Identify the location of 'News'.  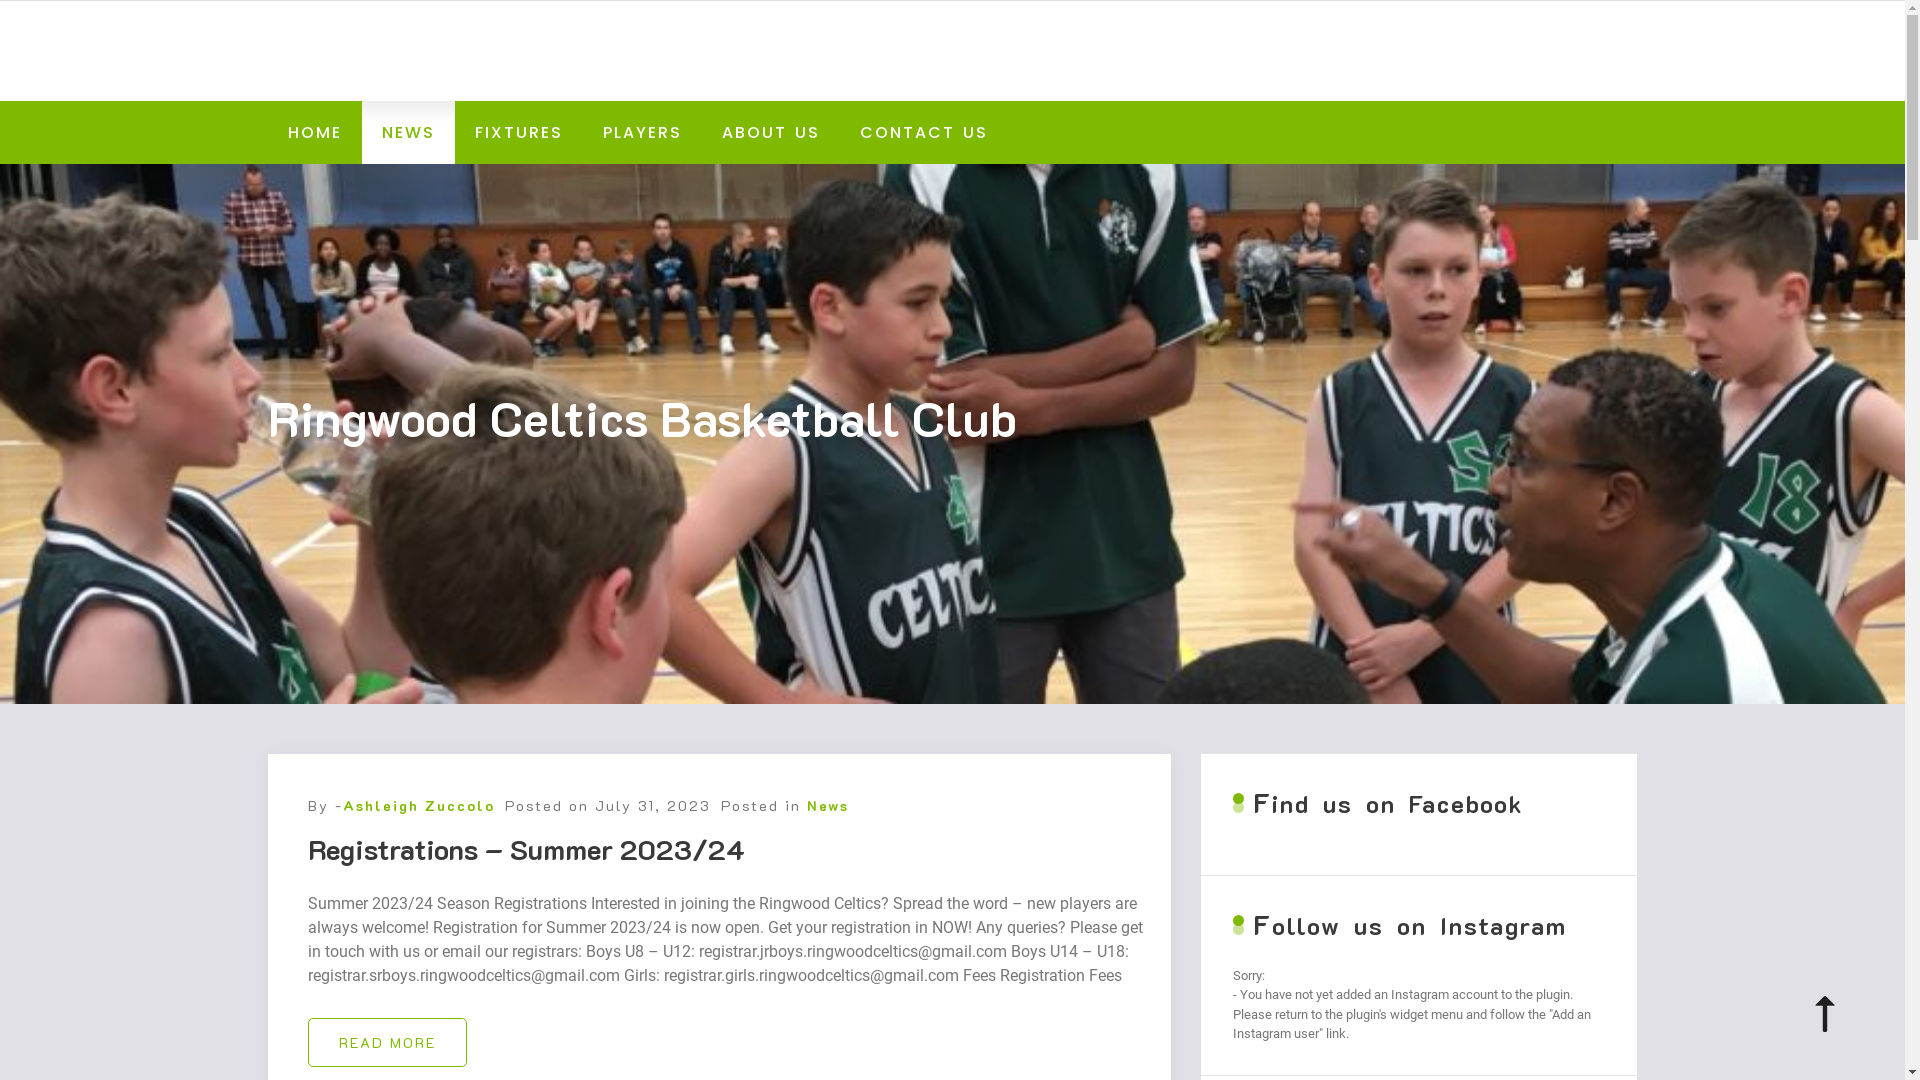
(826, 804).